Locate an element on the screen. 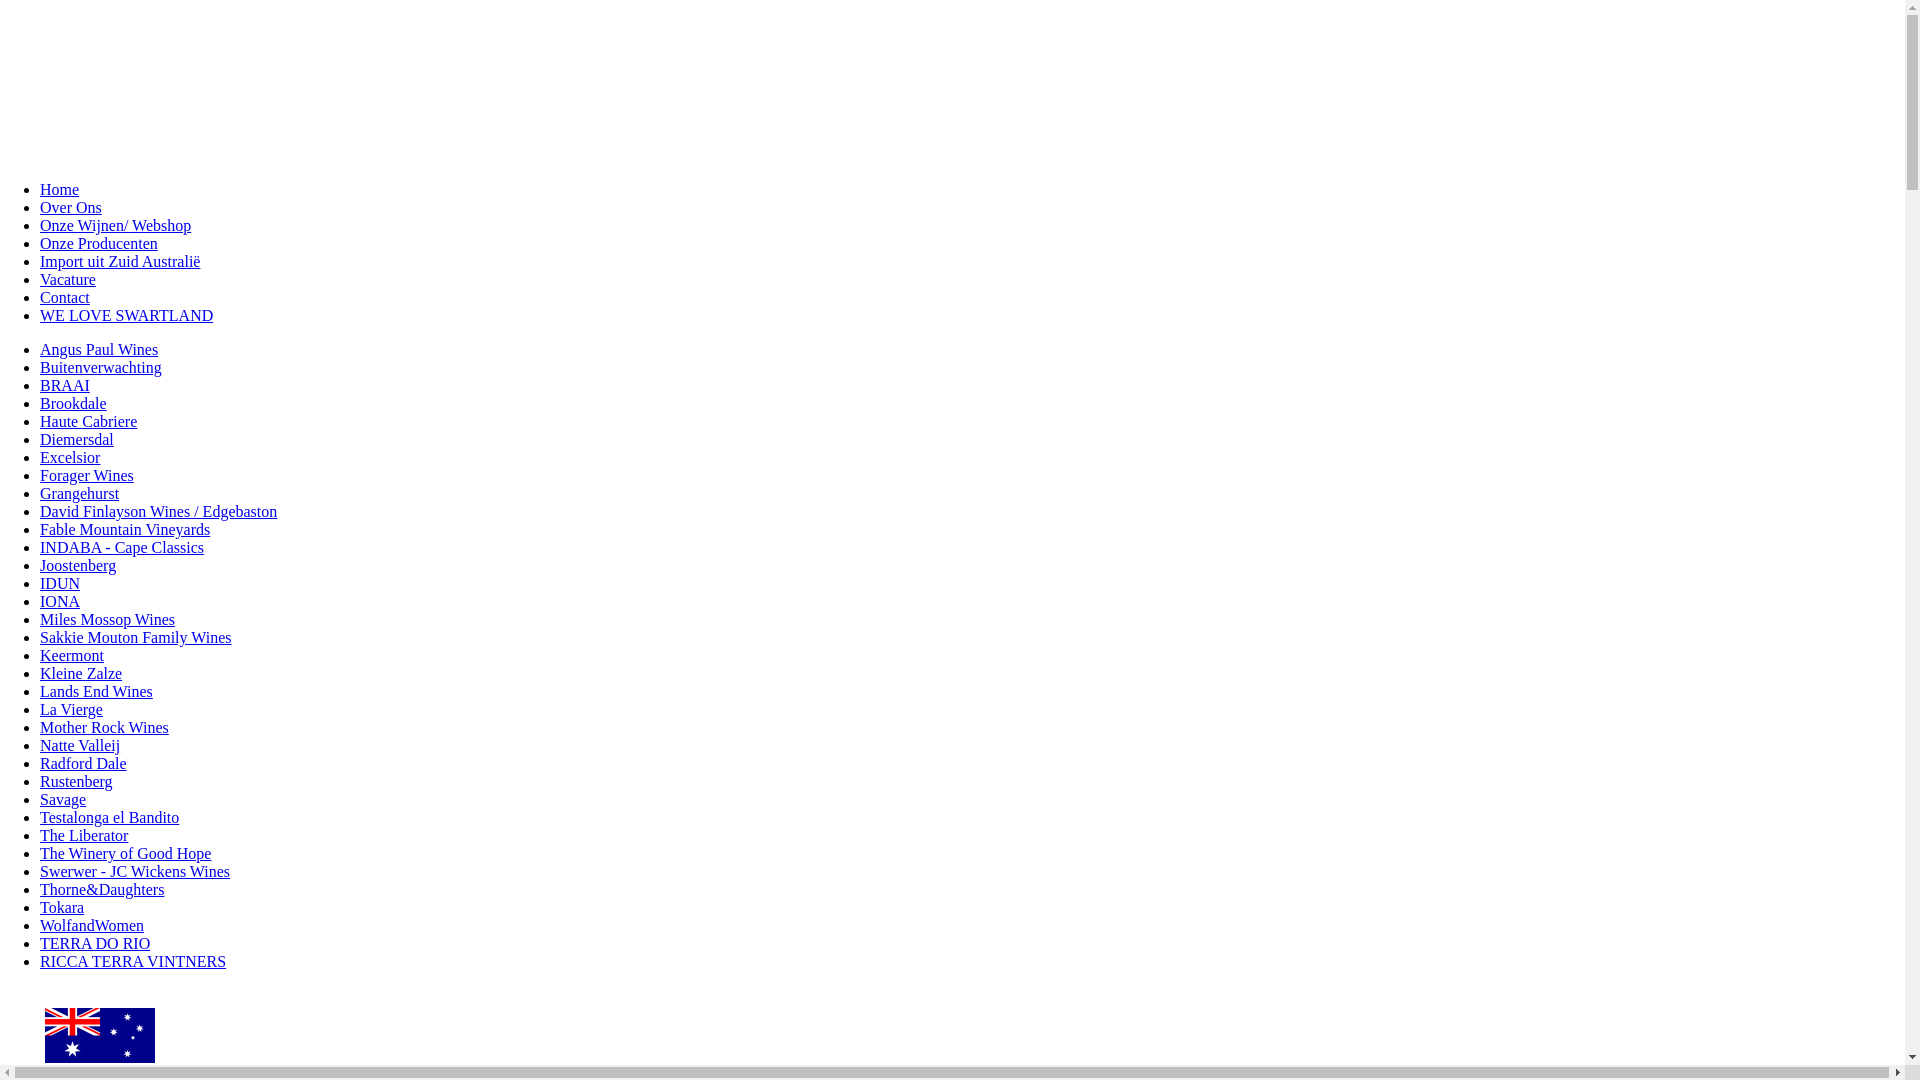 The width and height of the screenshot is (1920, 1080). 'Onze Wijnen/ Webshop' is located at coordinates (114, 225).